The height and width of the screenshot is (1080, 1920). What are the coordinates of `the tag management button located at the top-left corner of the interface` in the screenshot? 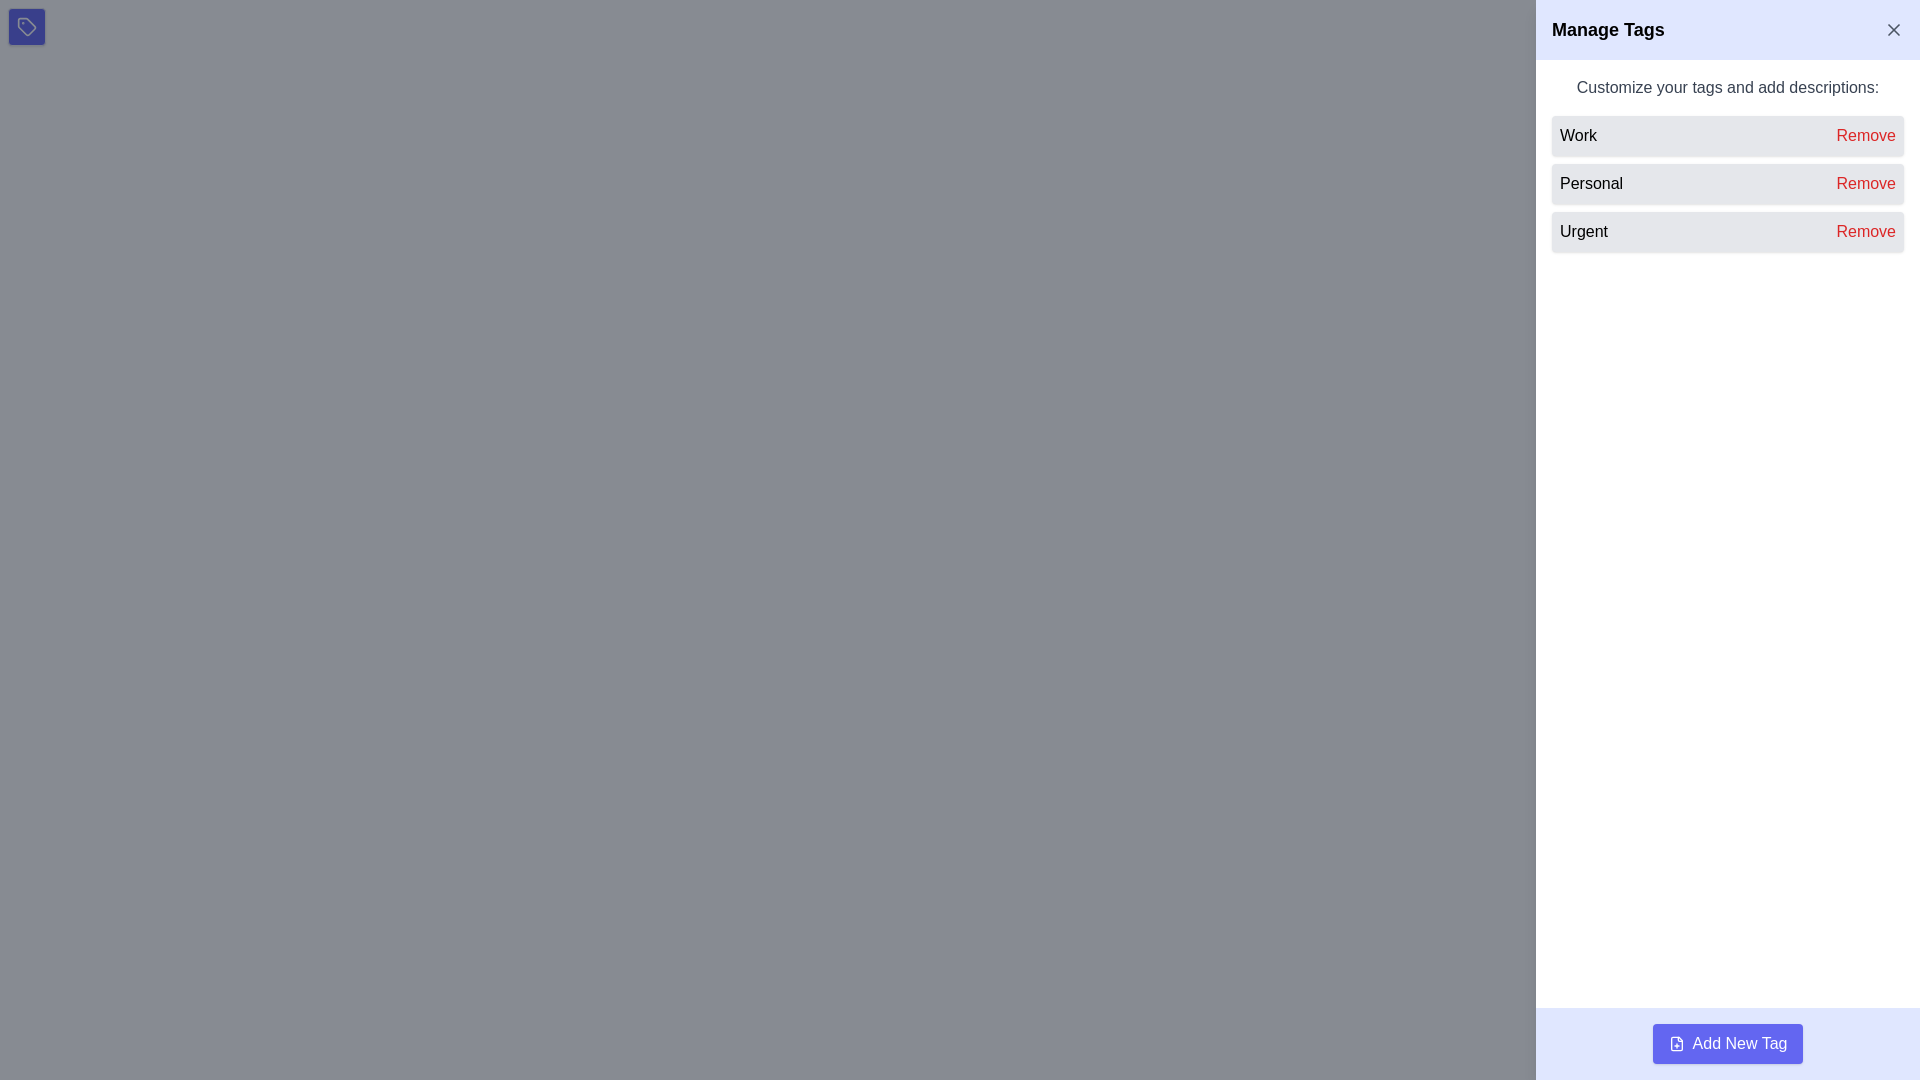 It's located at (27, 27).